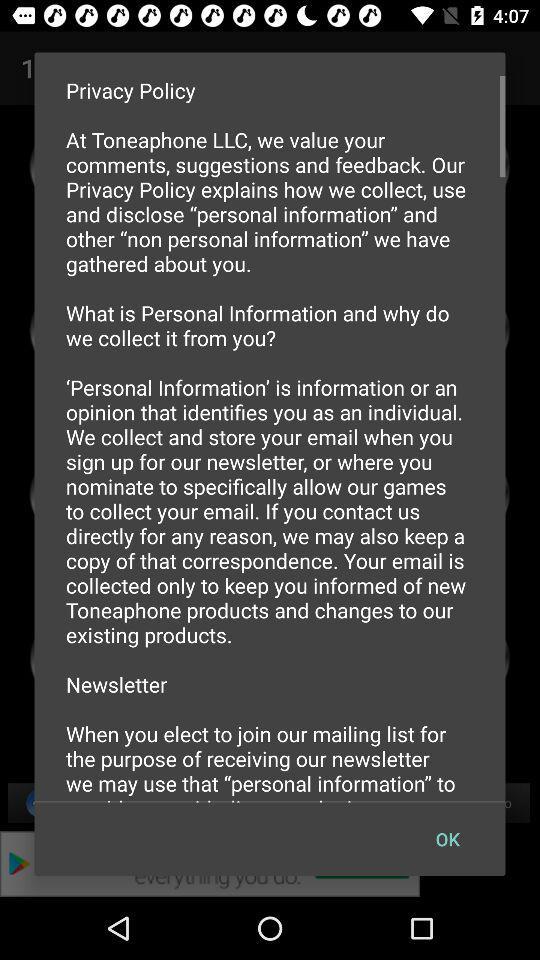  What do you see at coordinates (447, 839) in the screenshot?
I see `the ok item` at bounding box center [447, 839].